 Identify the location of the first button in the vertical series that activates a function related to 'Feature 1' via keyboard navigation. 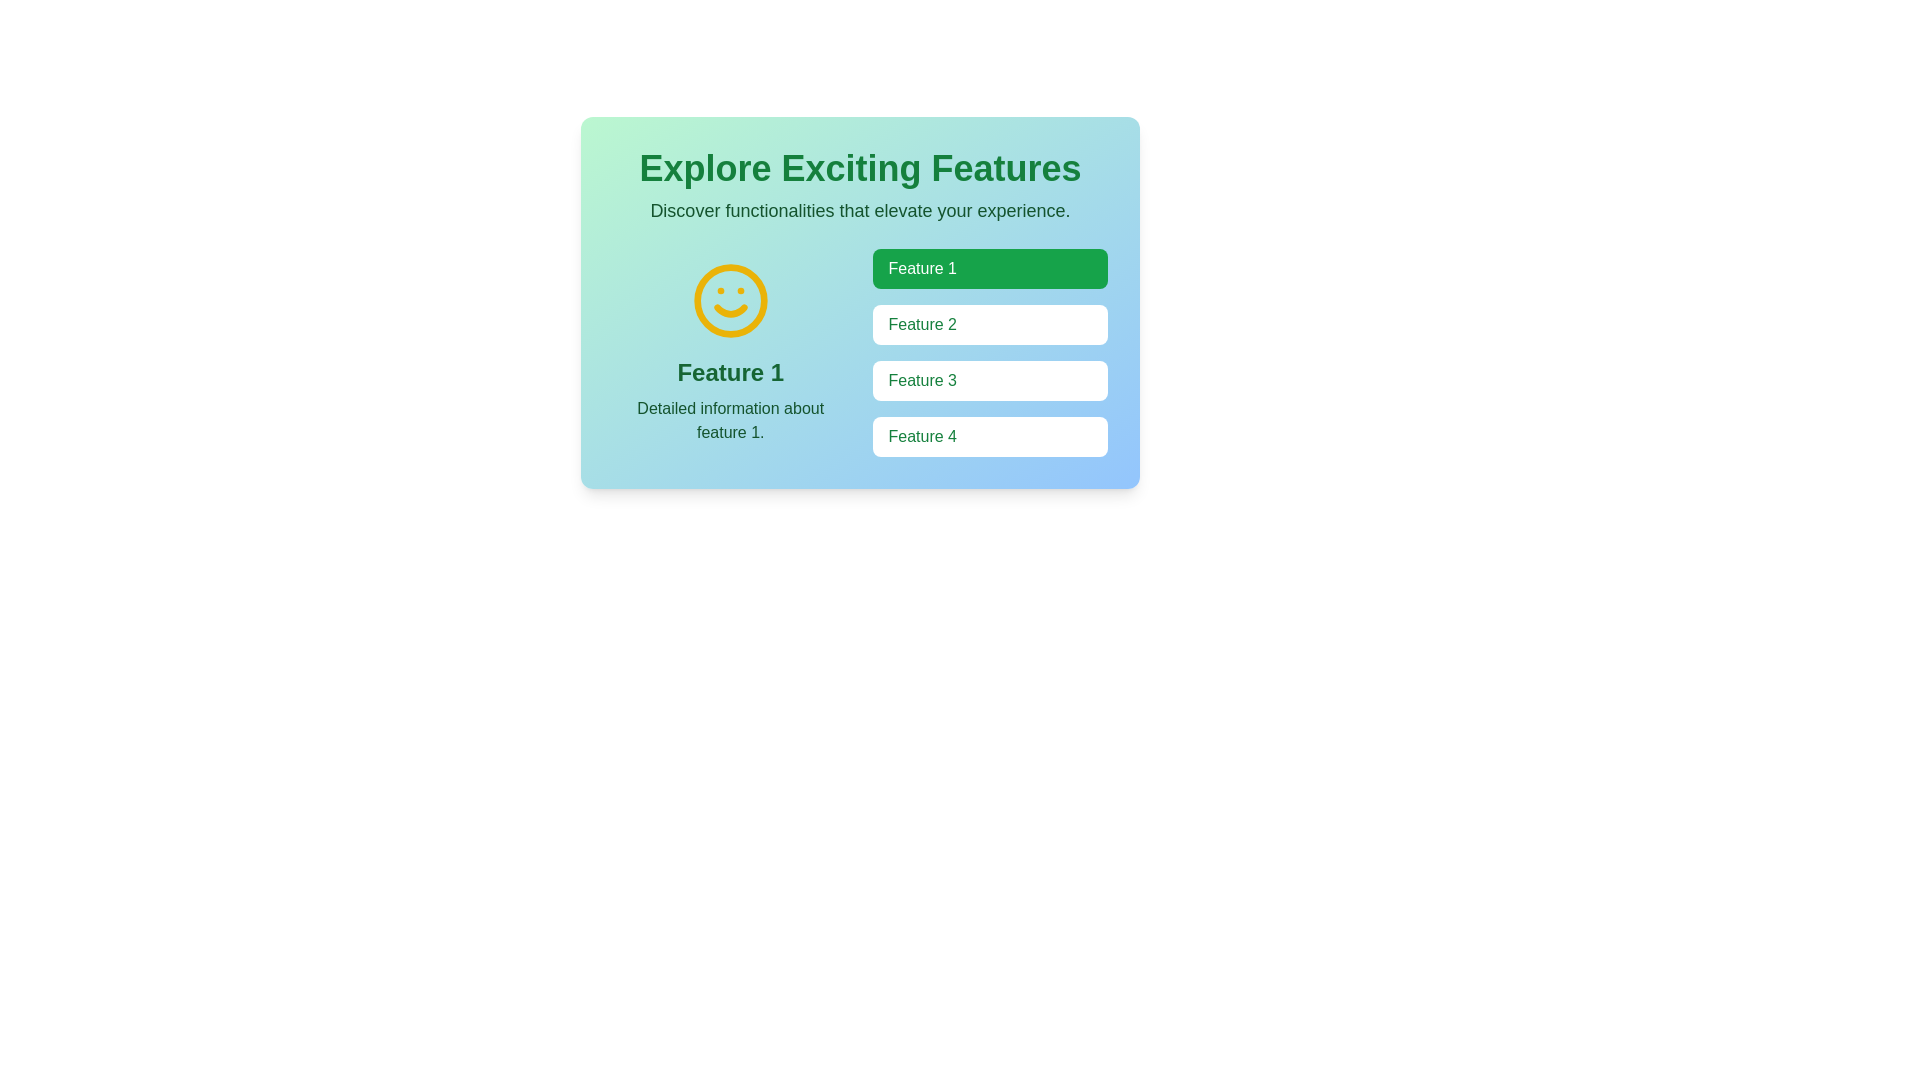
(990, 268).